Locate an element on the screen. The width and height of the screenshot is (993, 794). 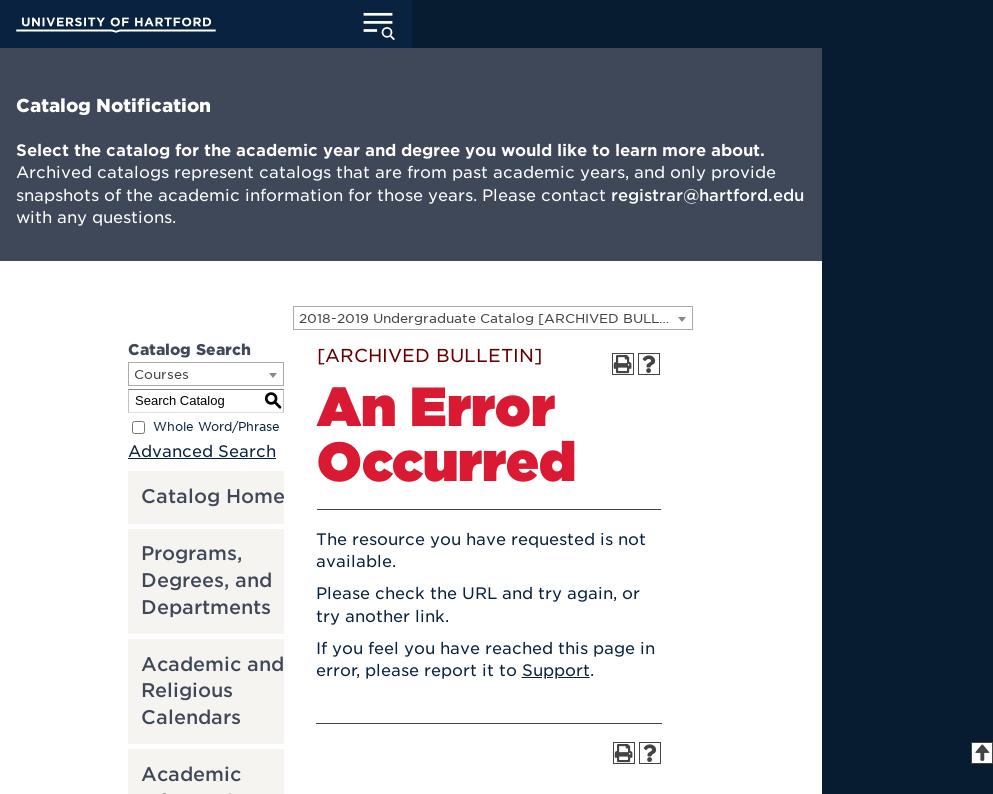
'[ARCHIVED BULLETIN]' is located at coordinates (428, 354).